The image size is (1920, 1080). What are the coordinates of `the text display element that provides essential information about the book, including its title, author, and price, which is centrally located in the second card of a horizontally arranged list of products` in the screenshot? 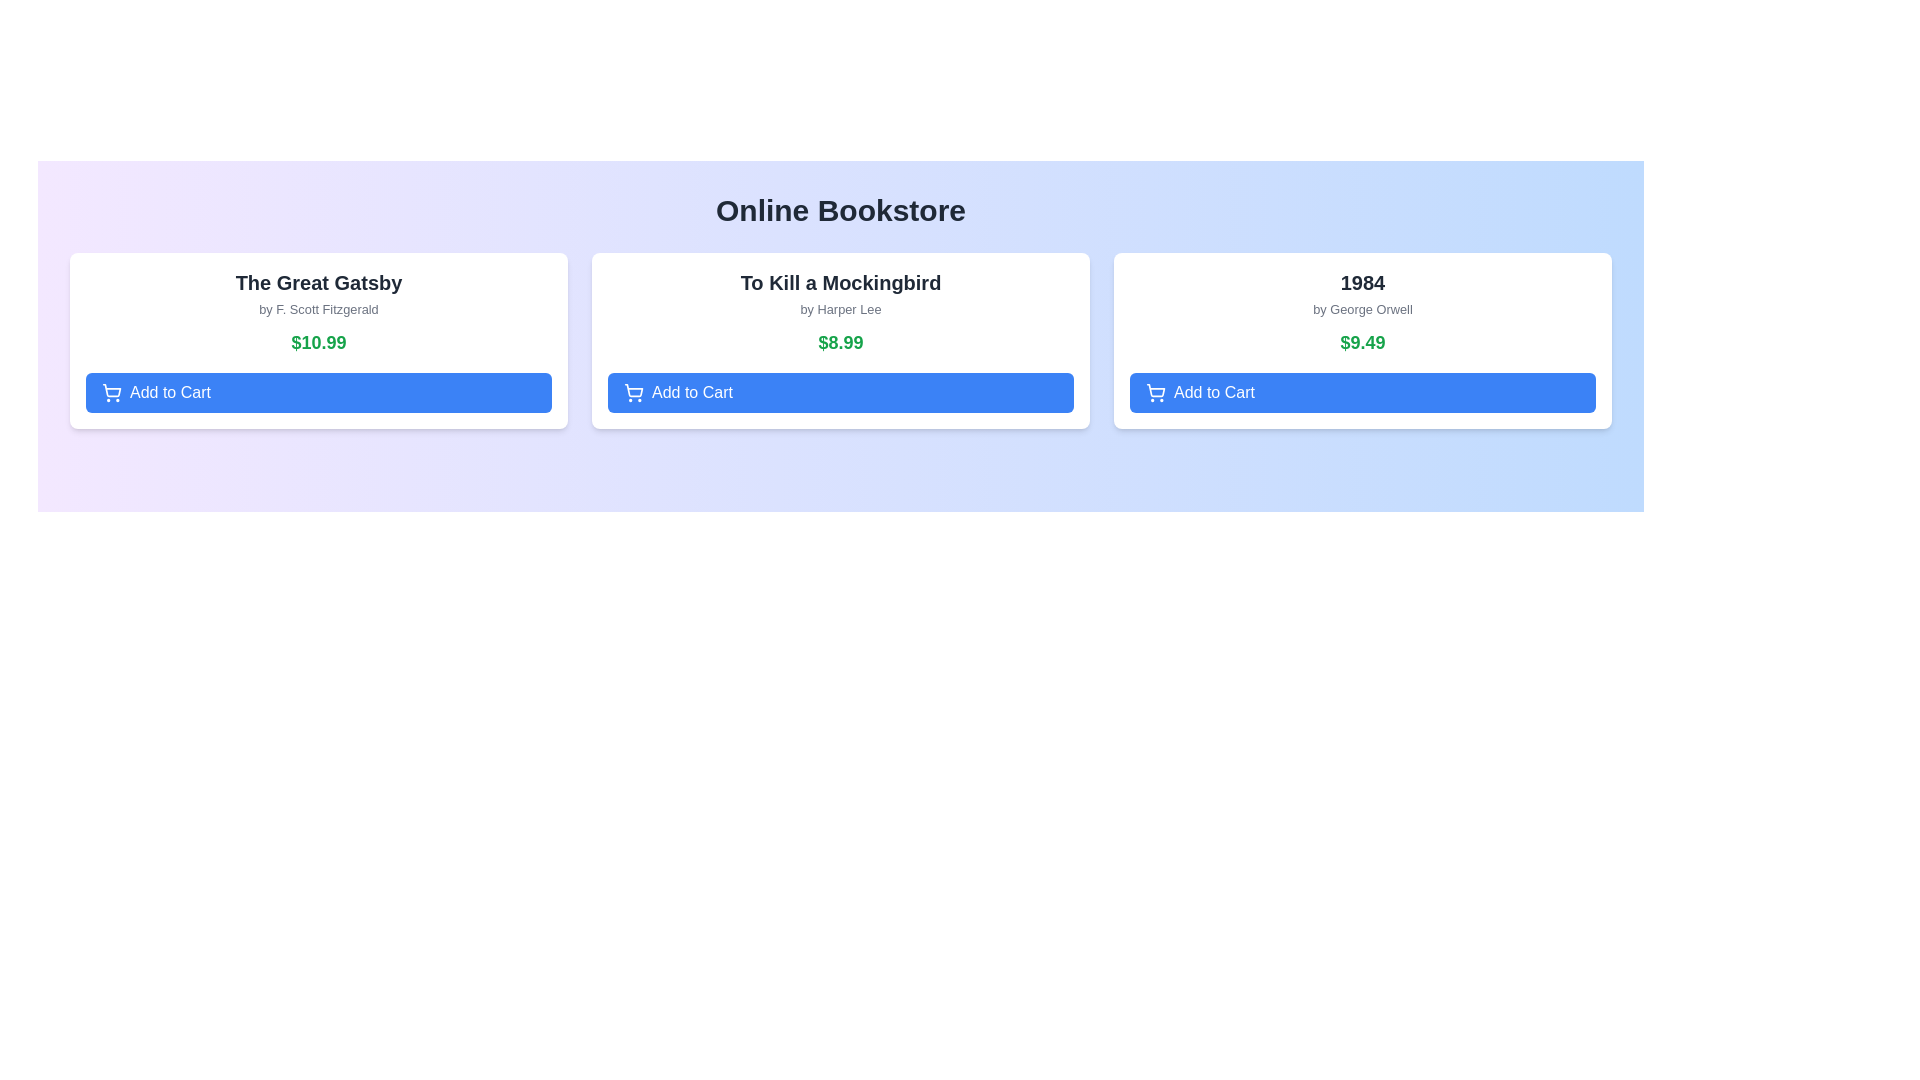 It's located at (840, 312).